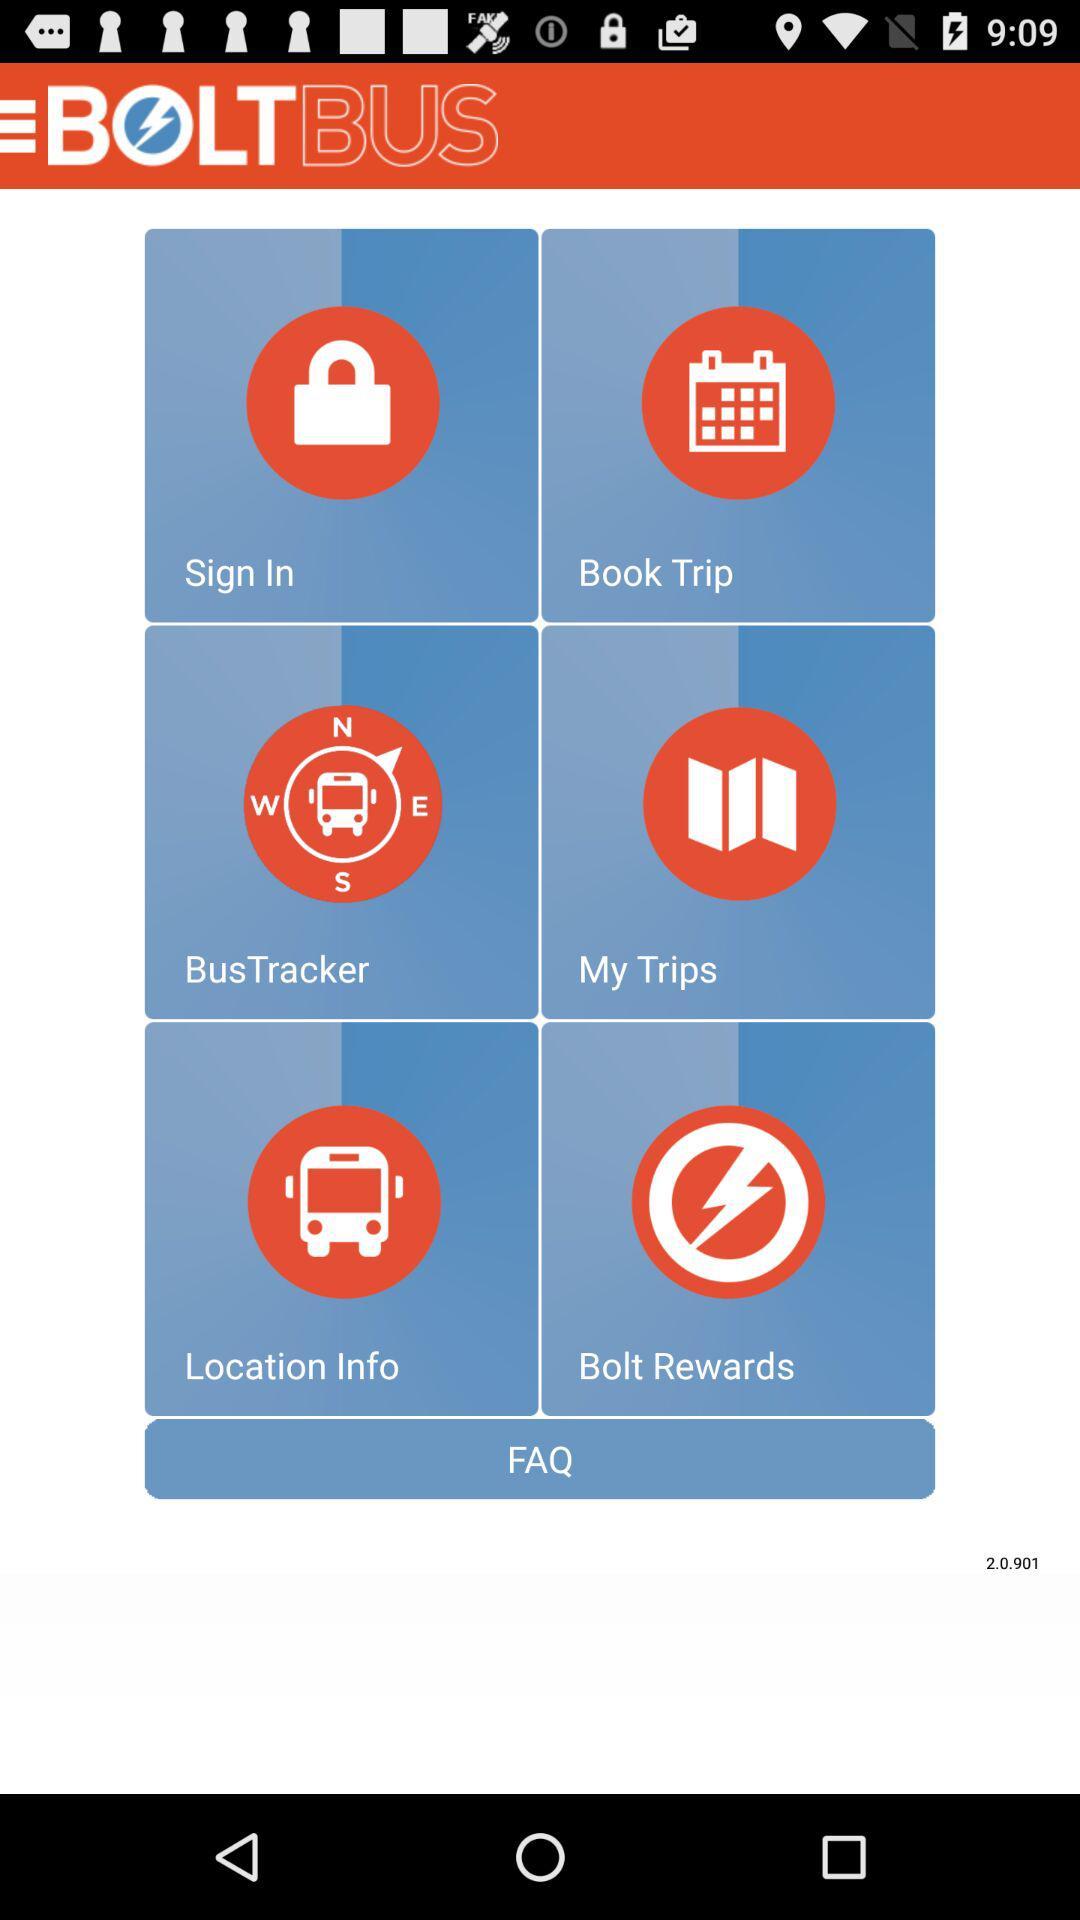 This screenshot has height=1920, width=1080. Describe the element at coordinates (540, 1459) in the screenshot. I see `faq icon` at that location.